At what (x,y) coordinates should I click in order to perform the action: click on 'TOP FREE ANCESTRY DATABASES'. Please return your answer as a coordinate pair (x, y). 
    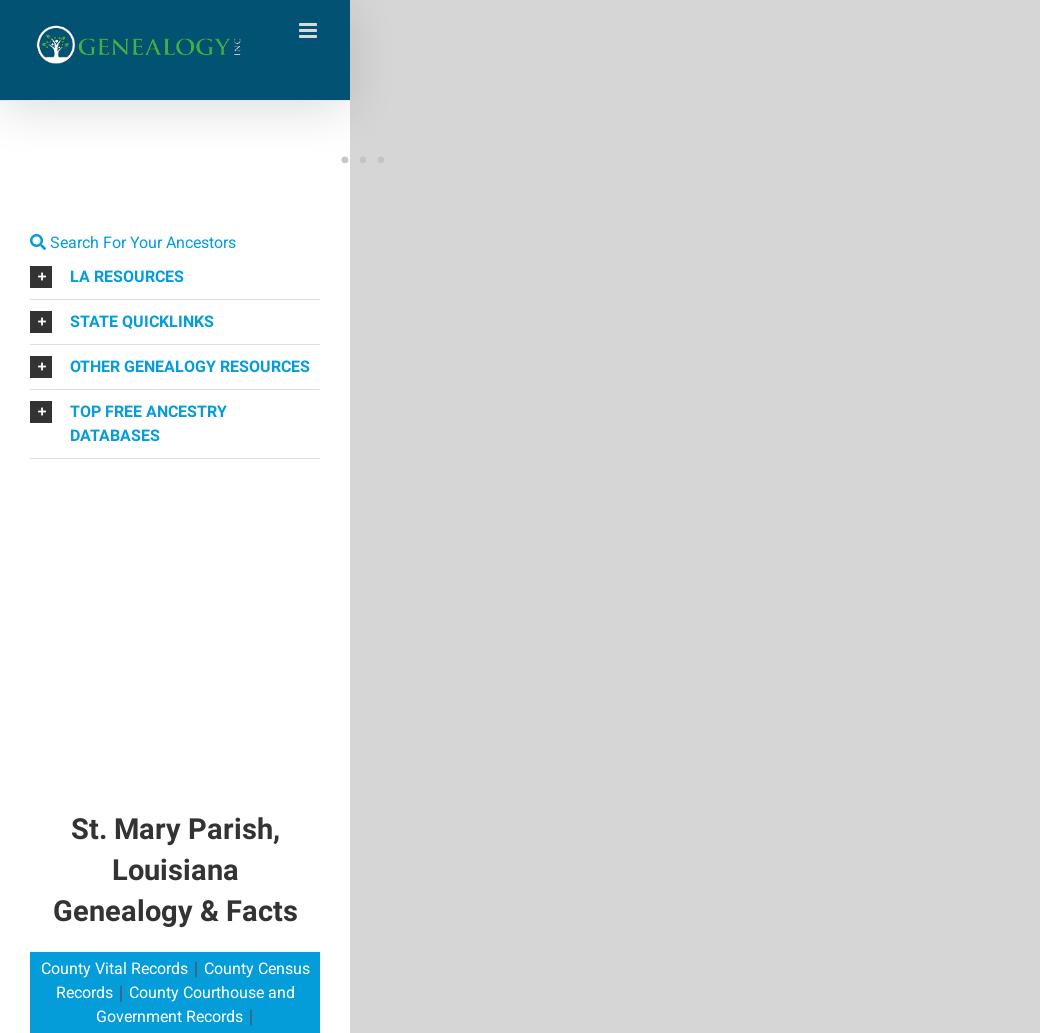
    Looking at the image, I should click on (148, 422).